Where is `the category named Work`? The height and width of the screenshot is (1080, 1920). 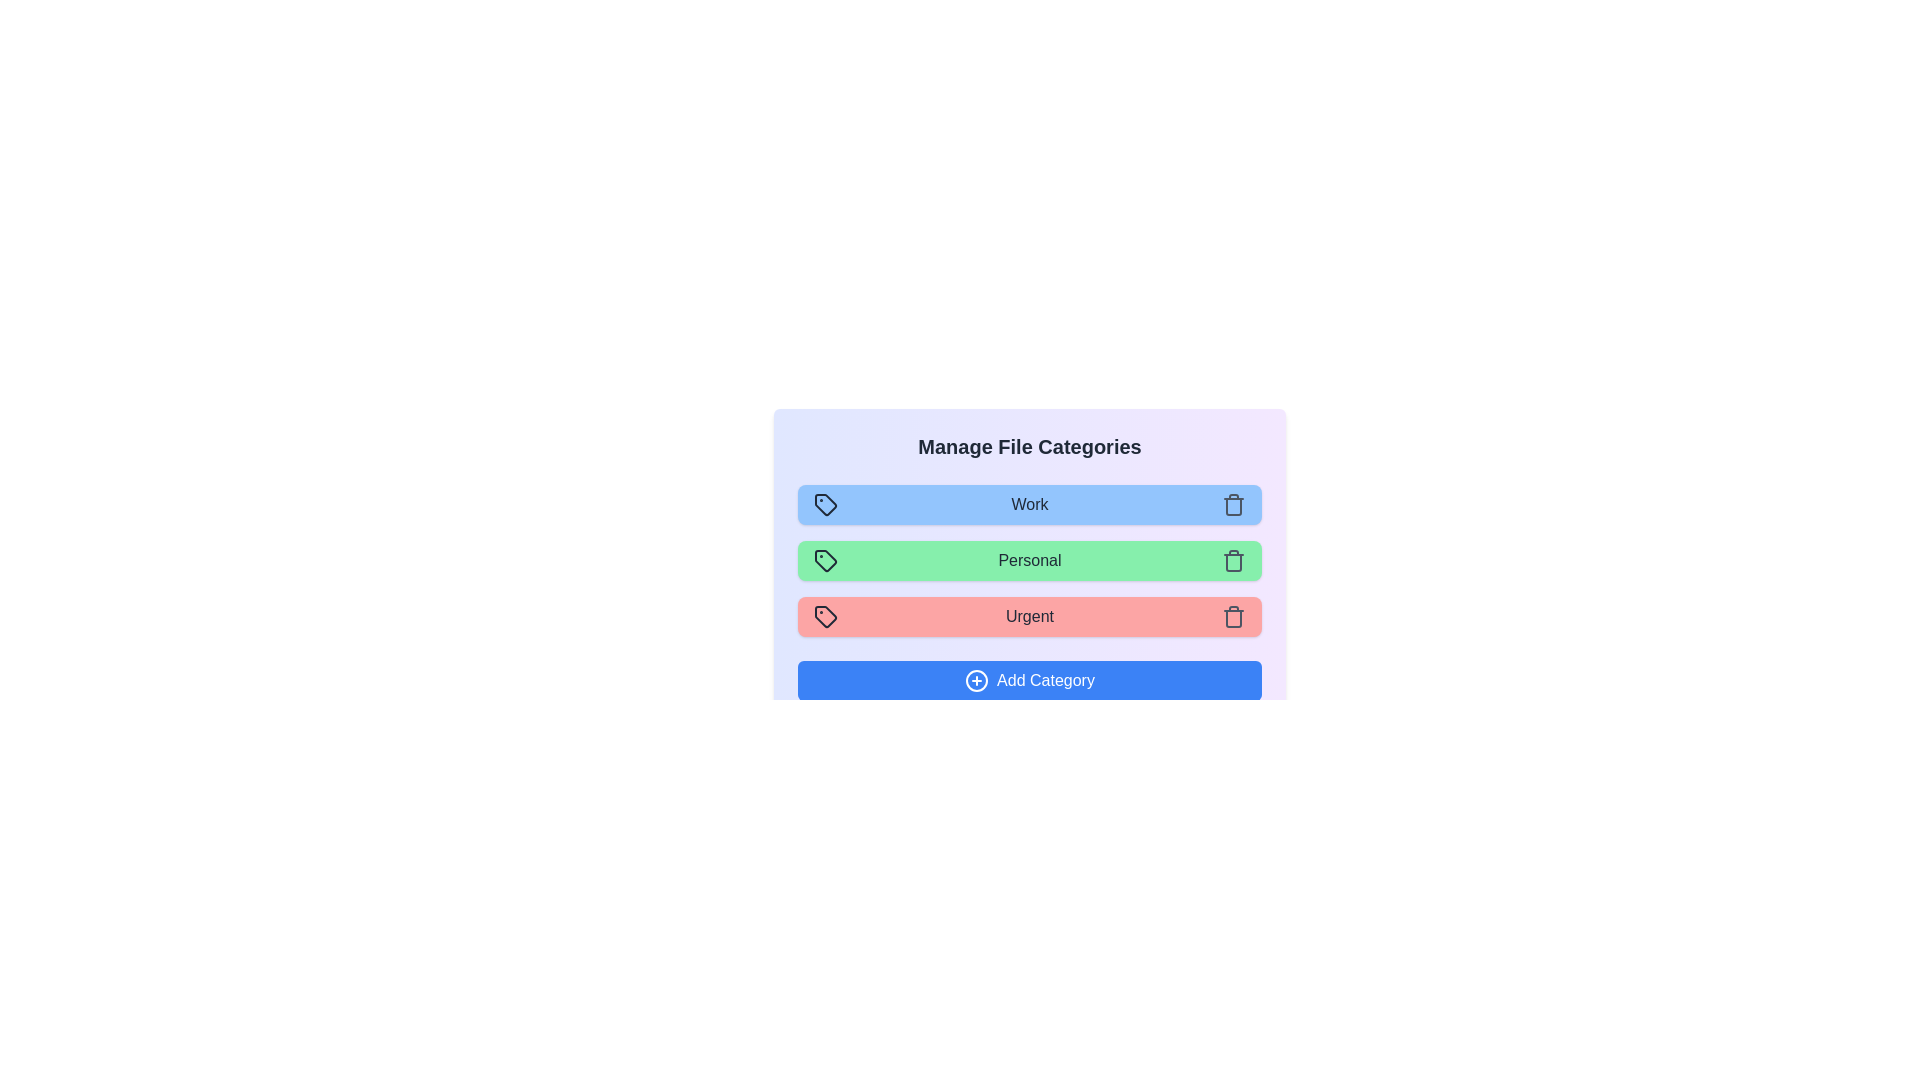 the category named Work is located at coordinates (1030, 504).